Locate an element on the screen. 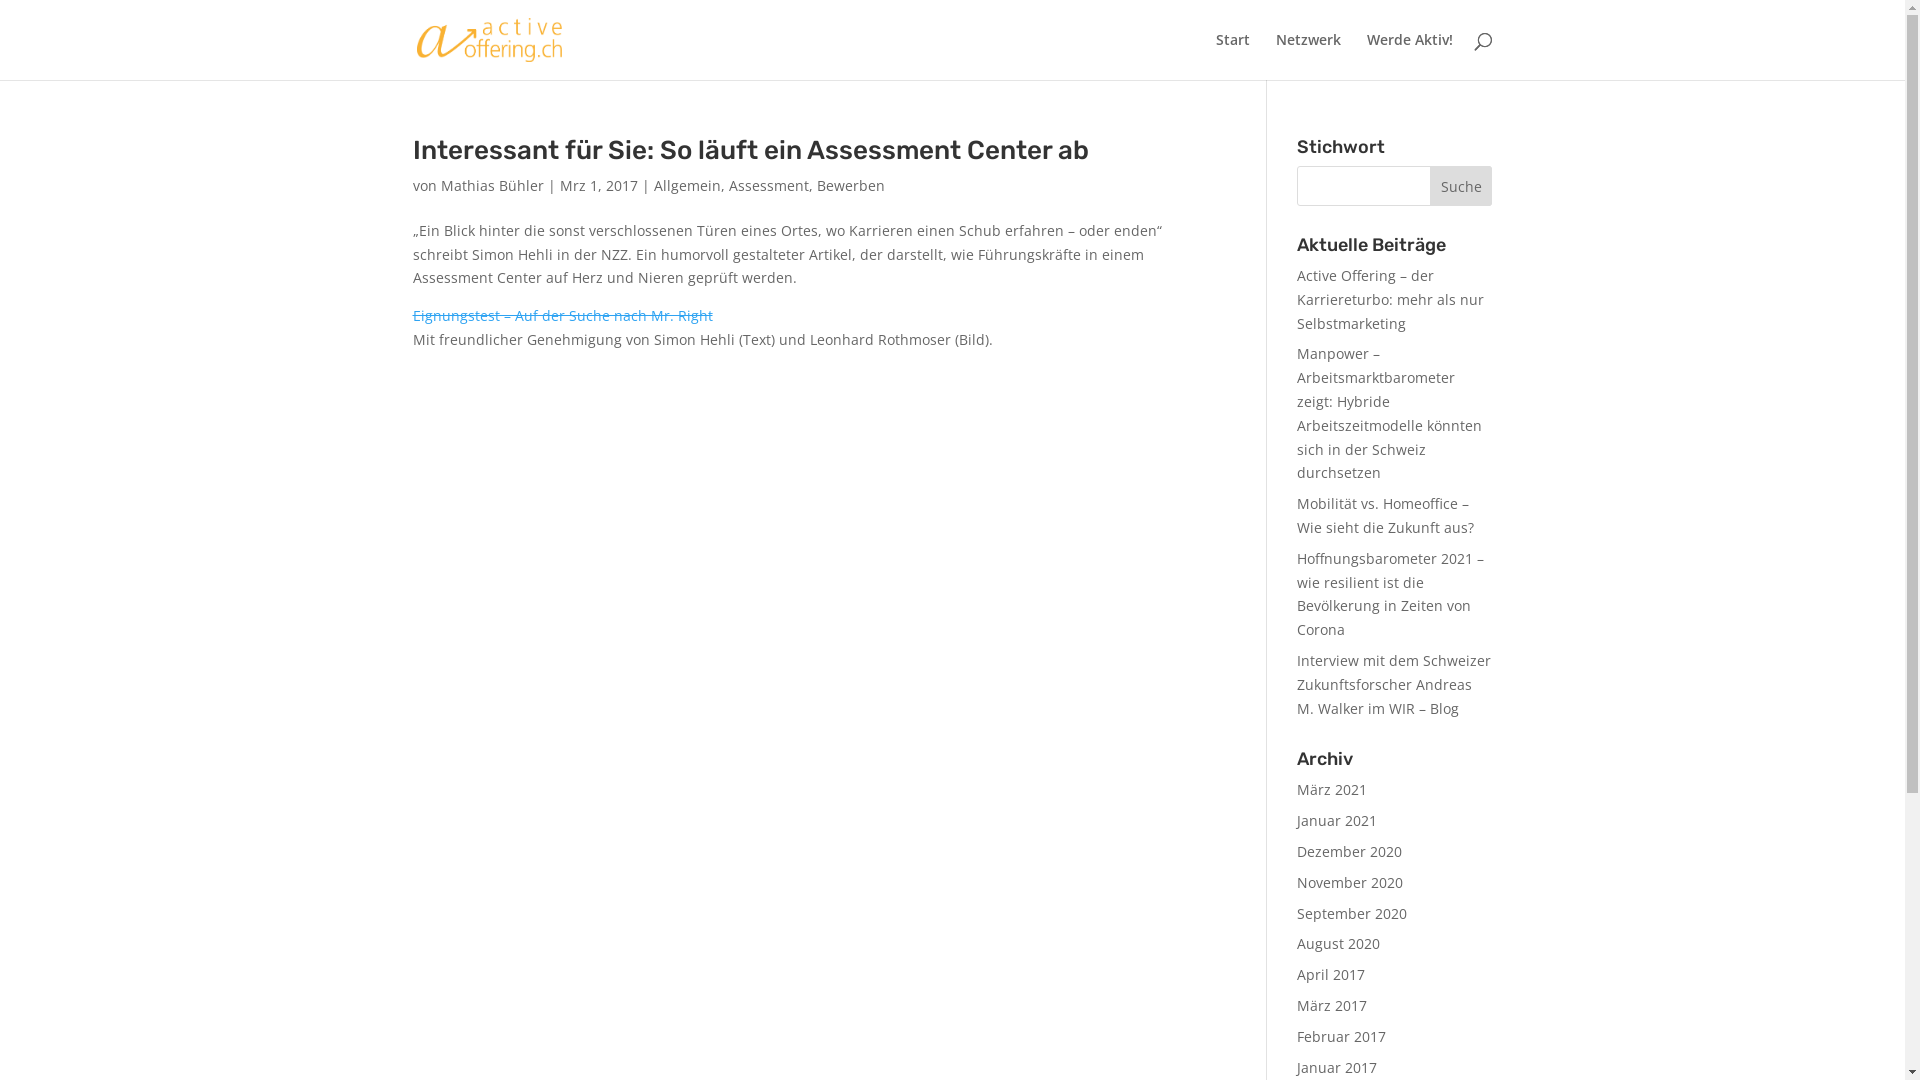 The height and width of the screenshot is (1080, 1920). 'Februar 2017' is located at coordinates (1341, 1035).